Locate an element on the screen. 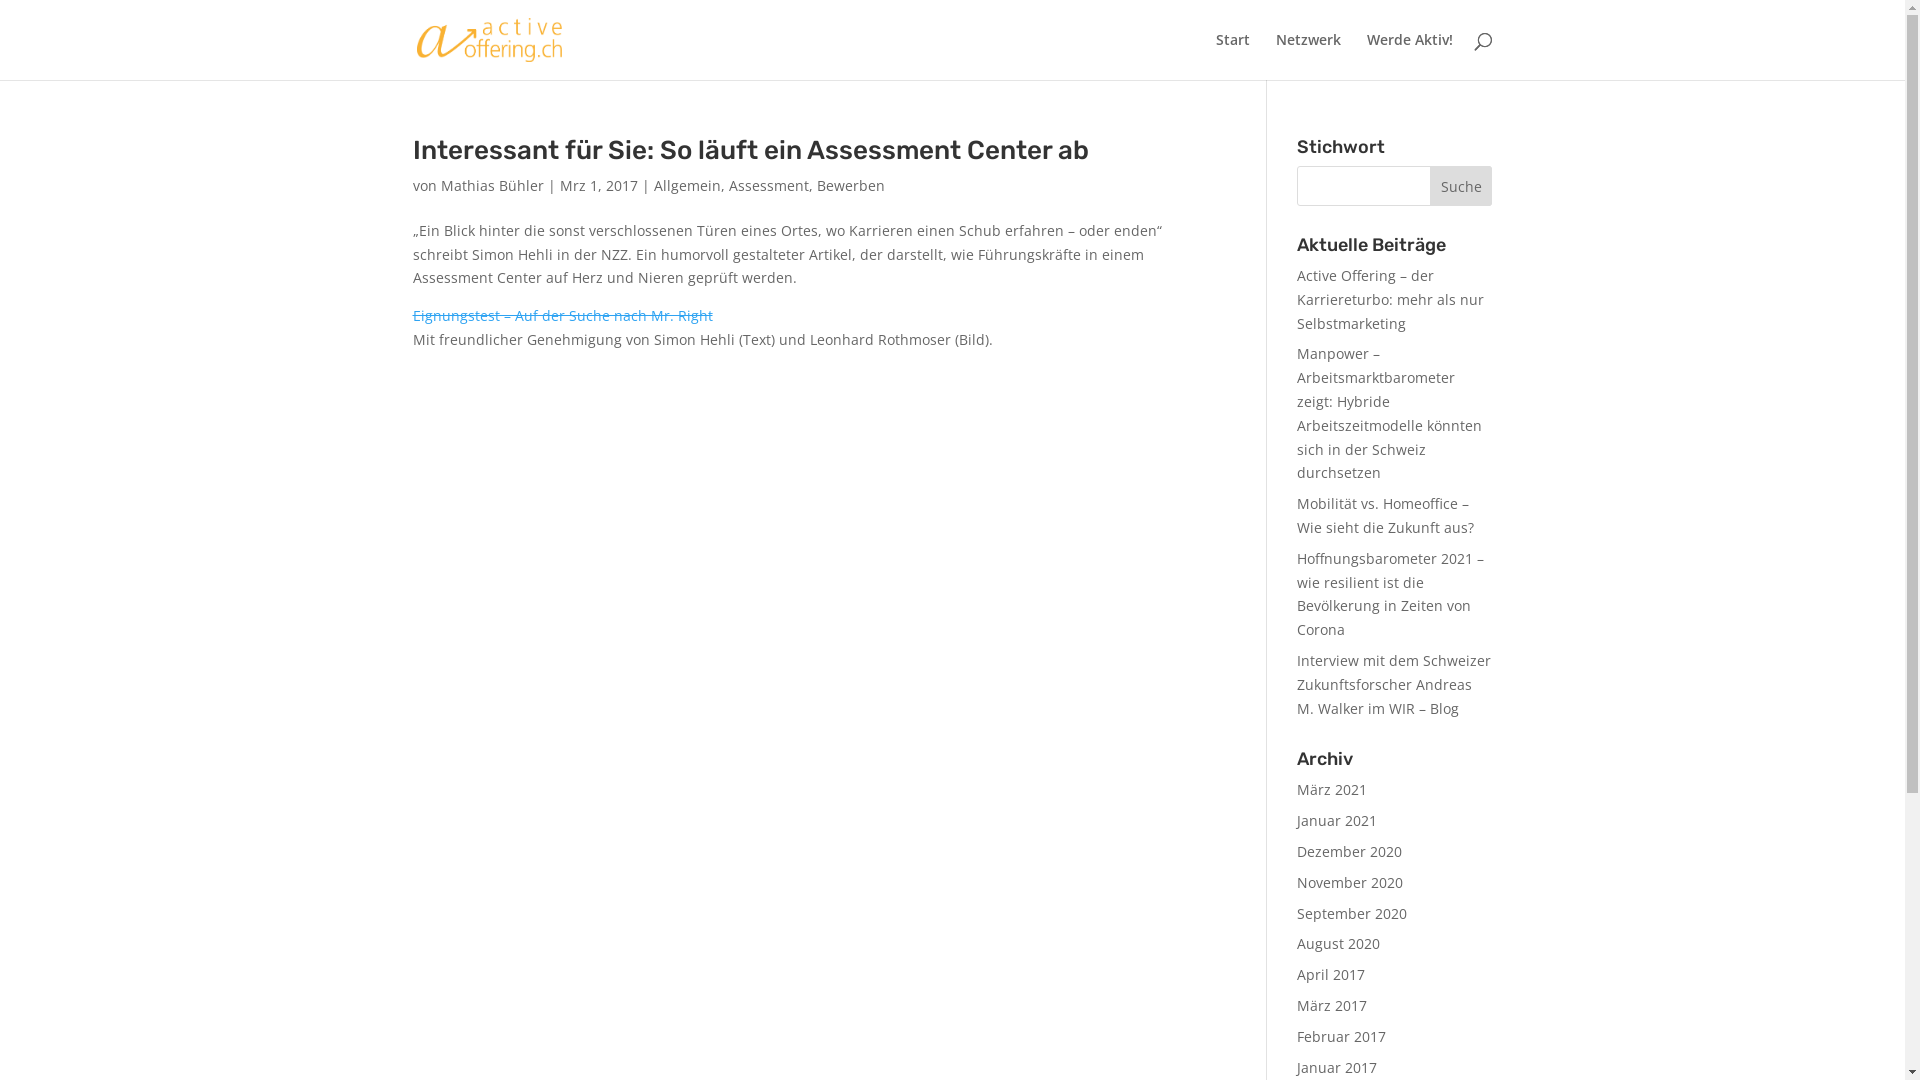 The height and width of the screenshot is (1080, 1920). 'Februar 2017' is located at coordinates (1341, 1035).